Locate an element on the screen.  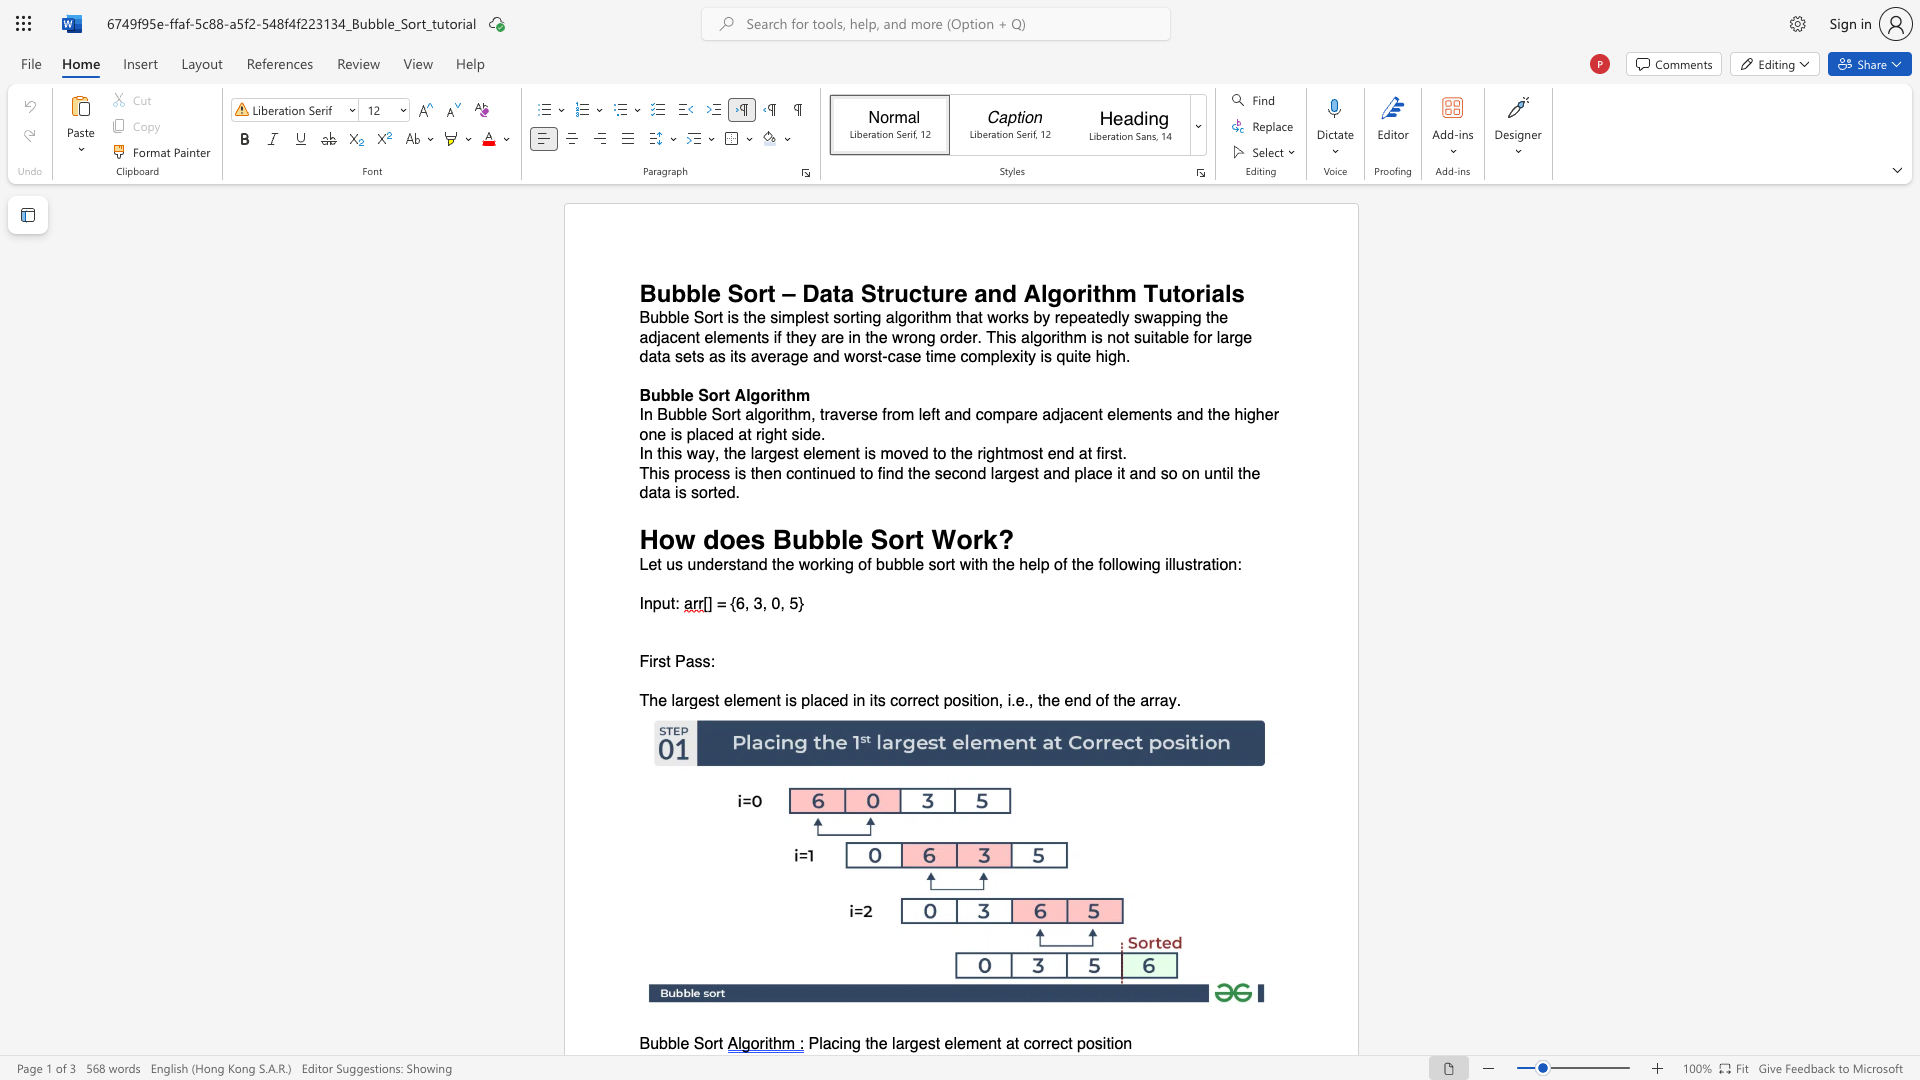
the 9th character "s" in the text is located at coordinates (695, 493).